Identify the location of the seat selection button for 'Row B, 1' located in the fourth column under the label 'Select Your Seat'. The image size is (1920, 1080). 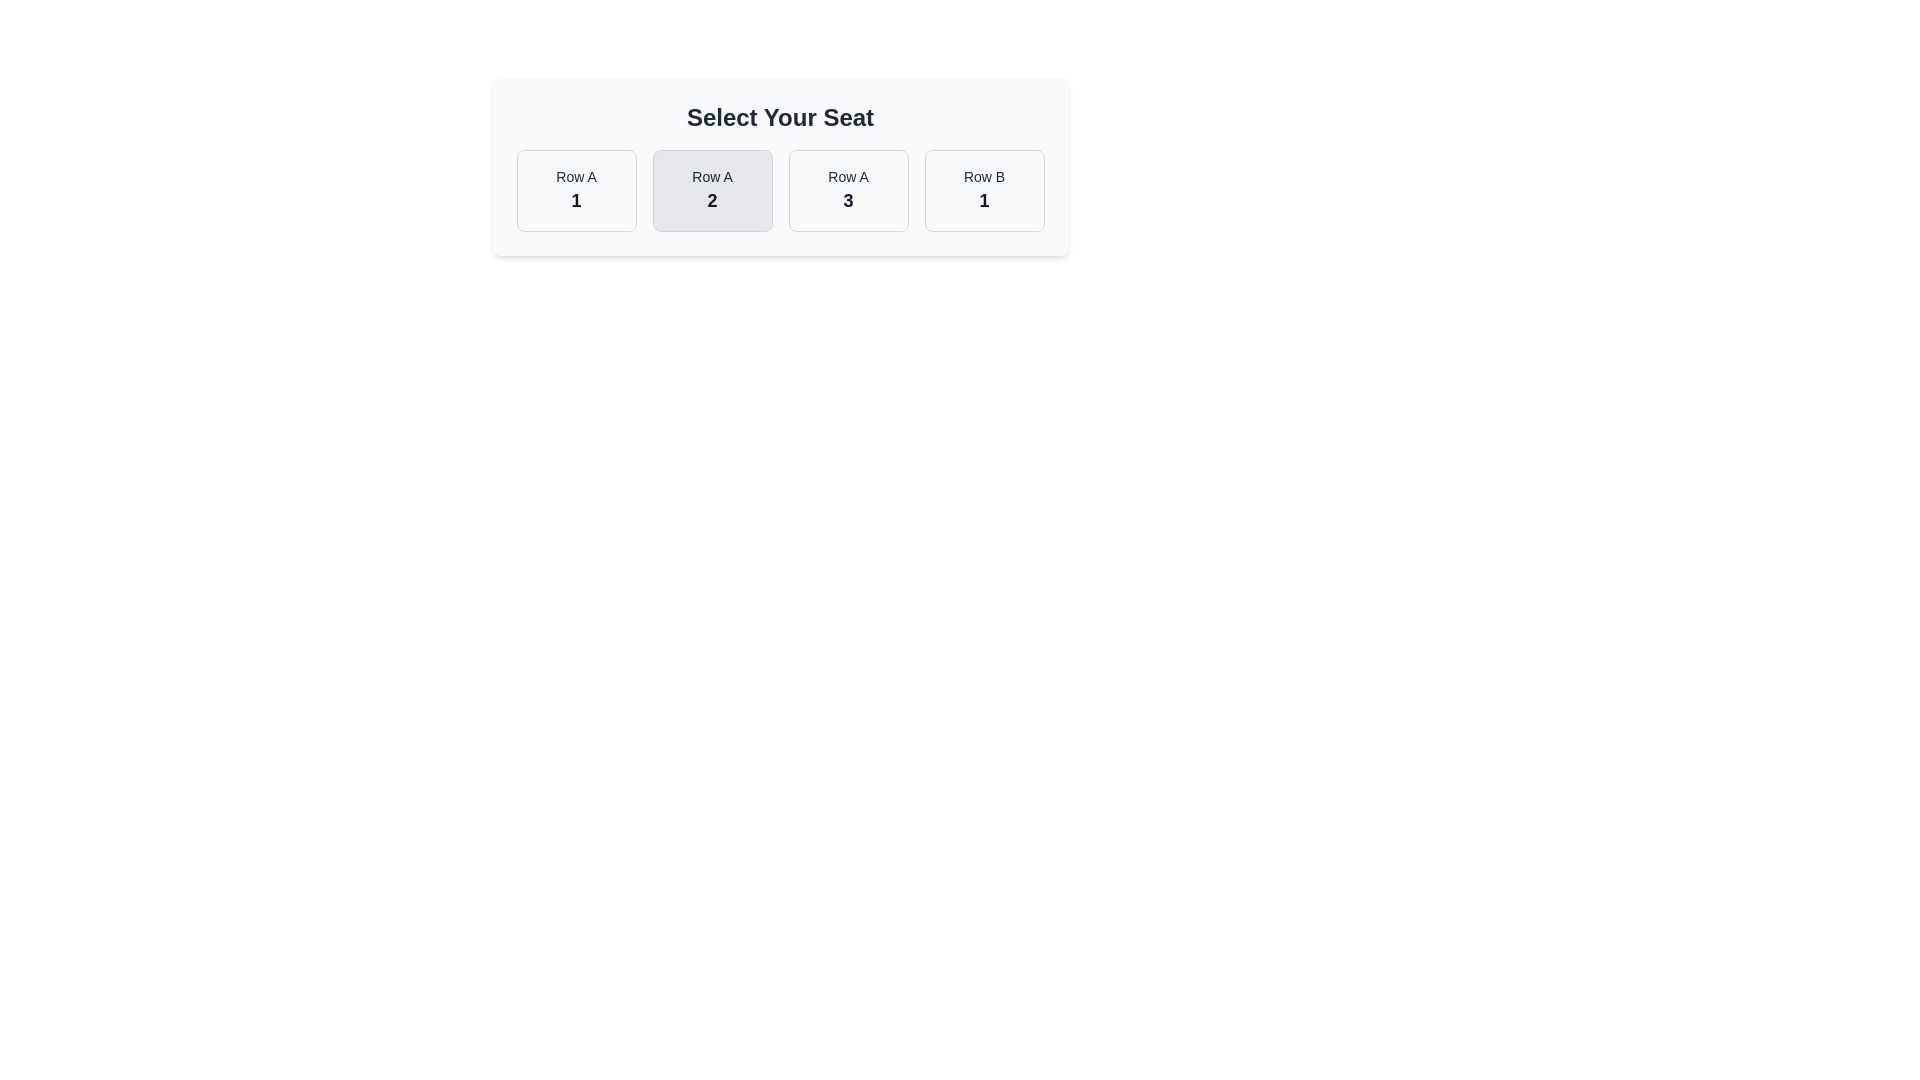
(984, 191).